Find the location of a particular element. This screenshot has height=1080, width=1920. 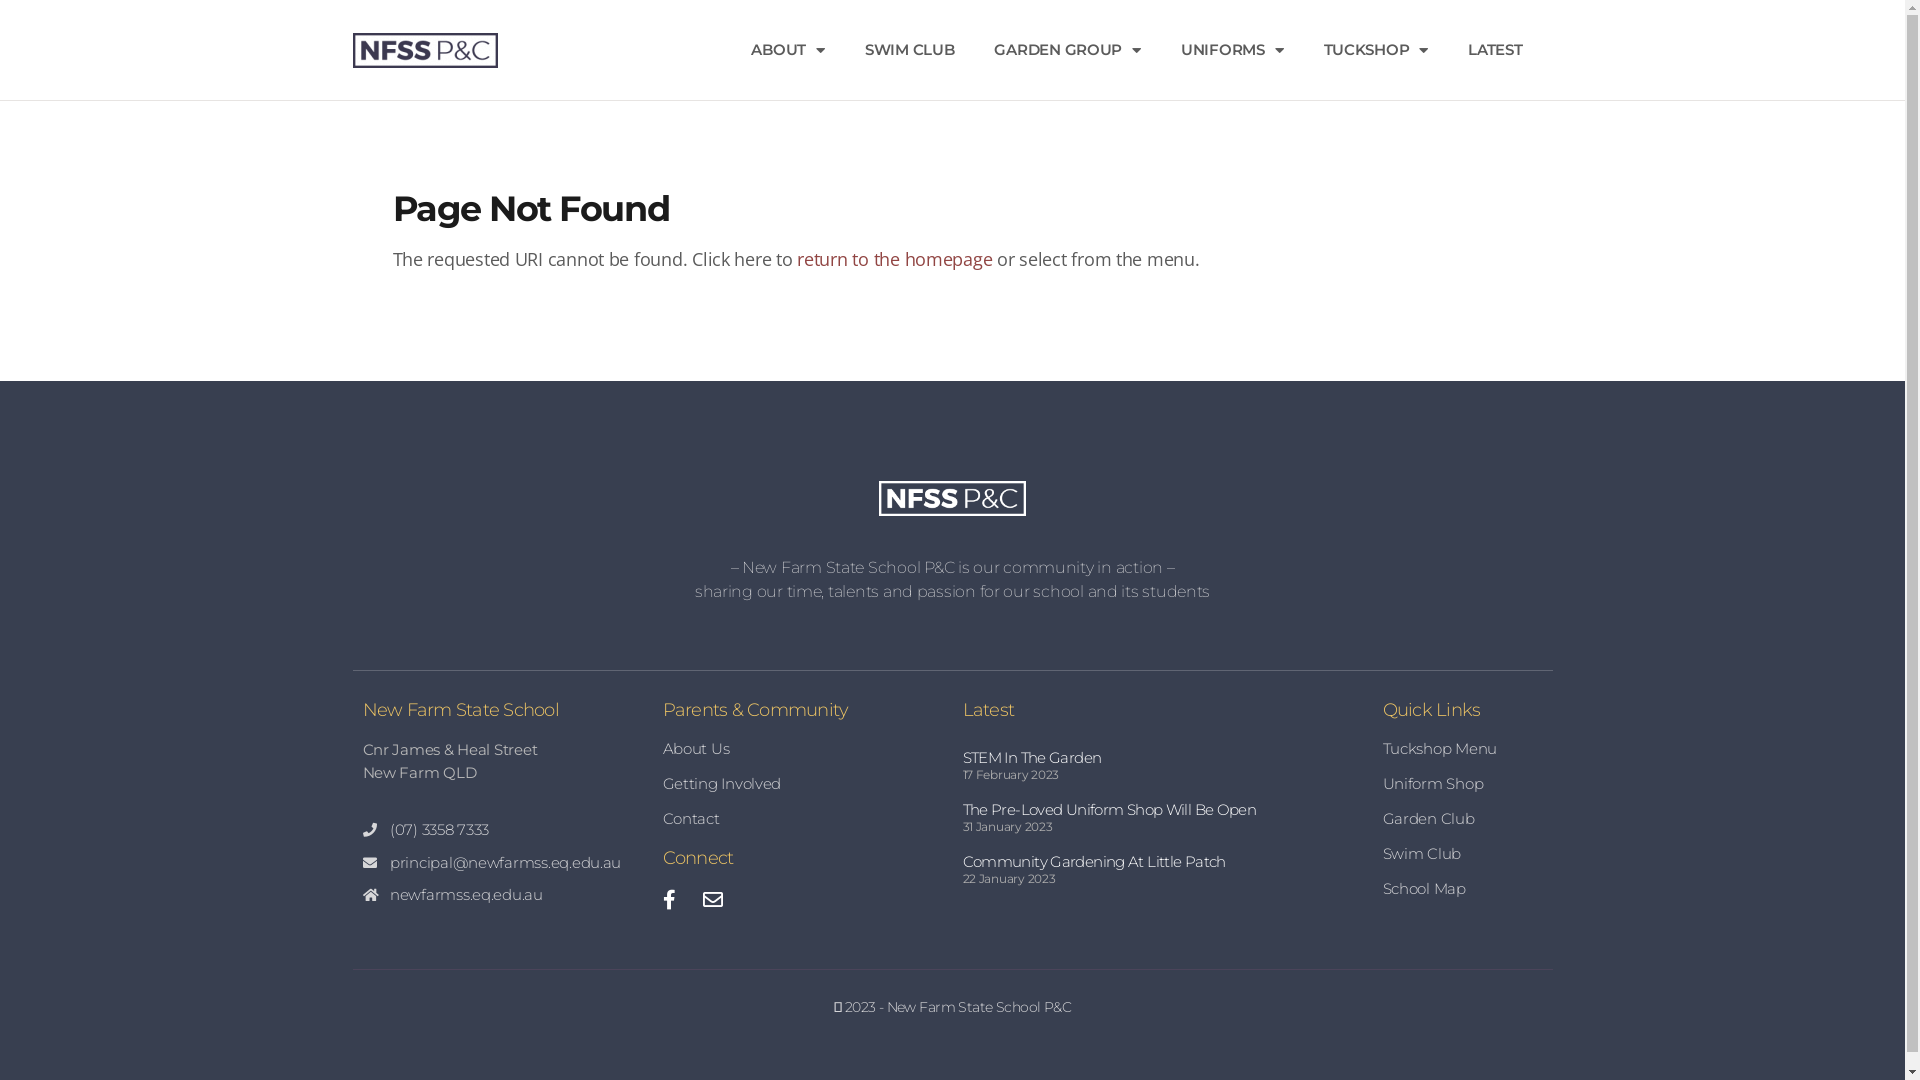

'School Map' is located at coordinates (1462, 887).